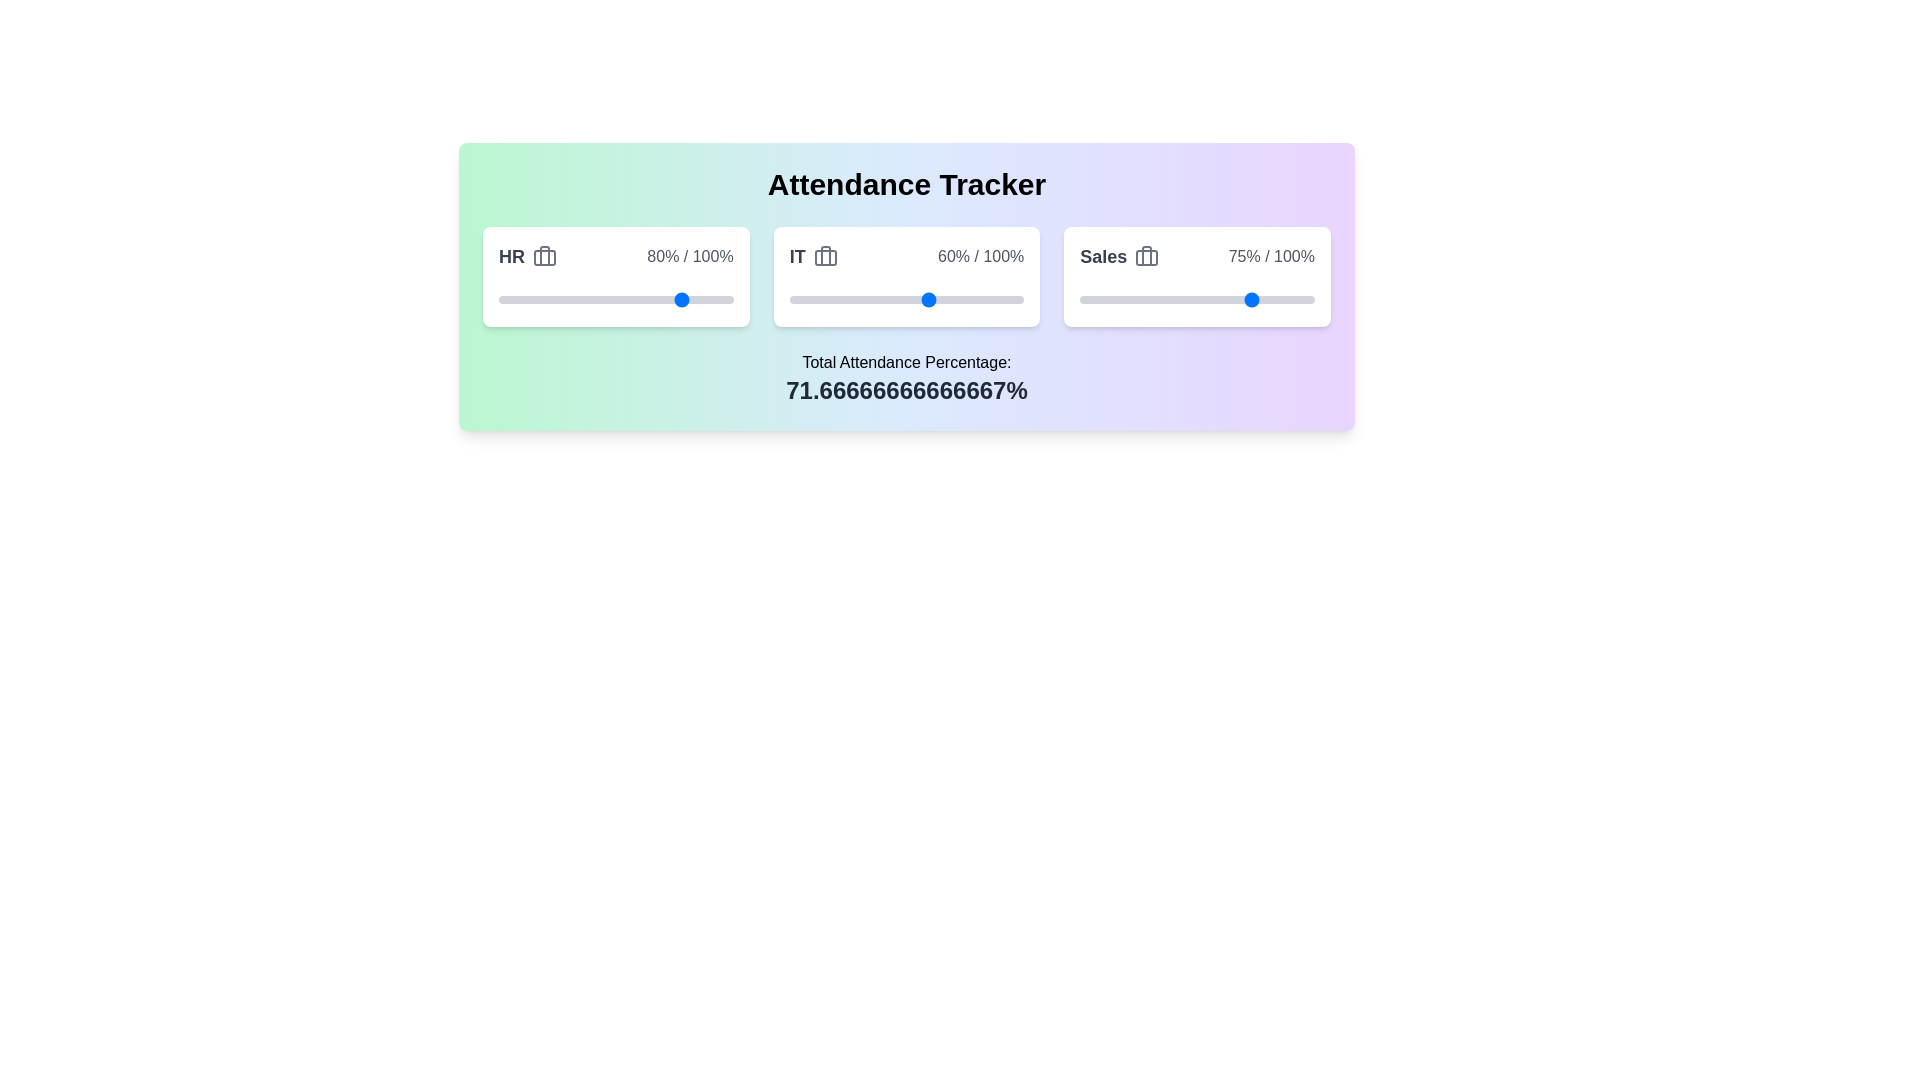 Image resolution: width=1920 pixels, height=1080 pixels. What do you see at coordinates (970, 300) in the screenshot?
I see `the slider value` at bounding box center [970, 300].